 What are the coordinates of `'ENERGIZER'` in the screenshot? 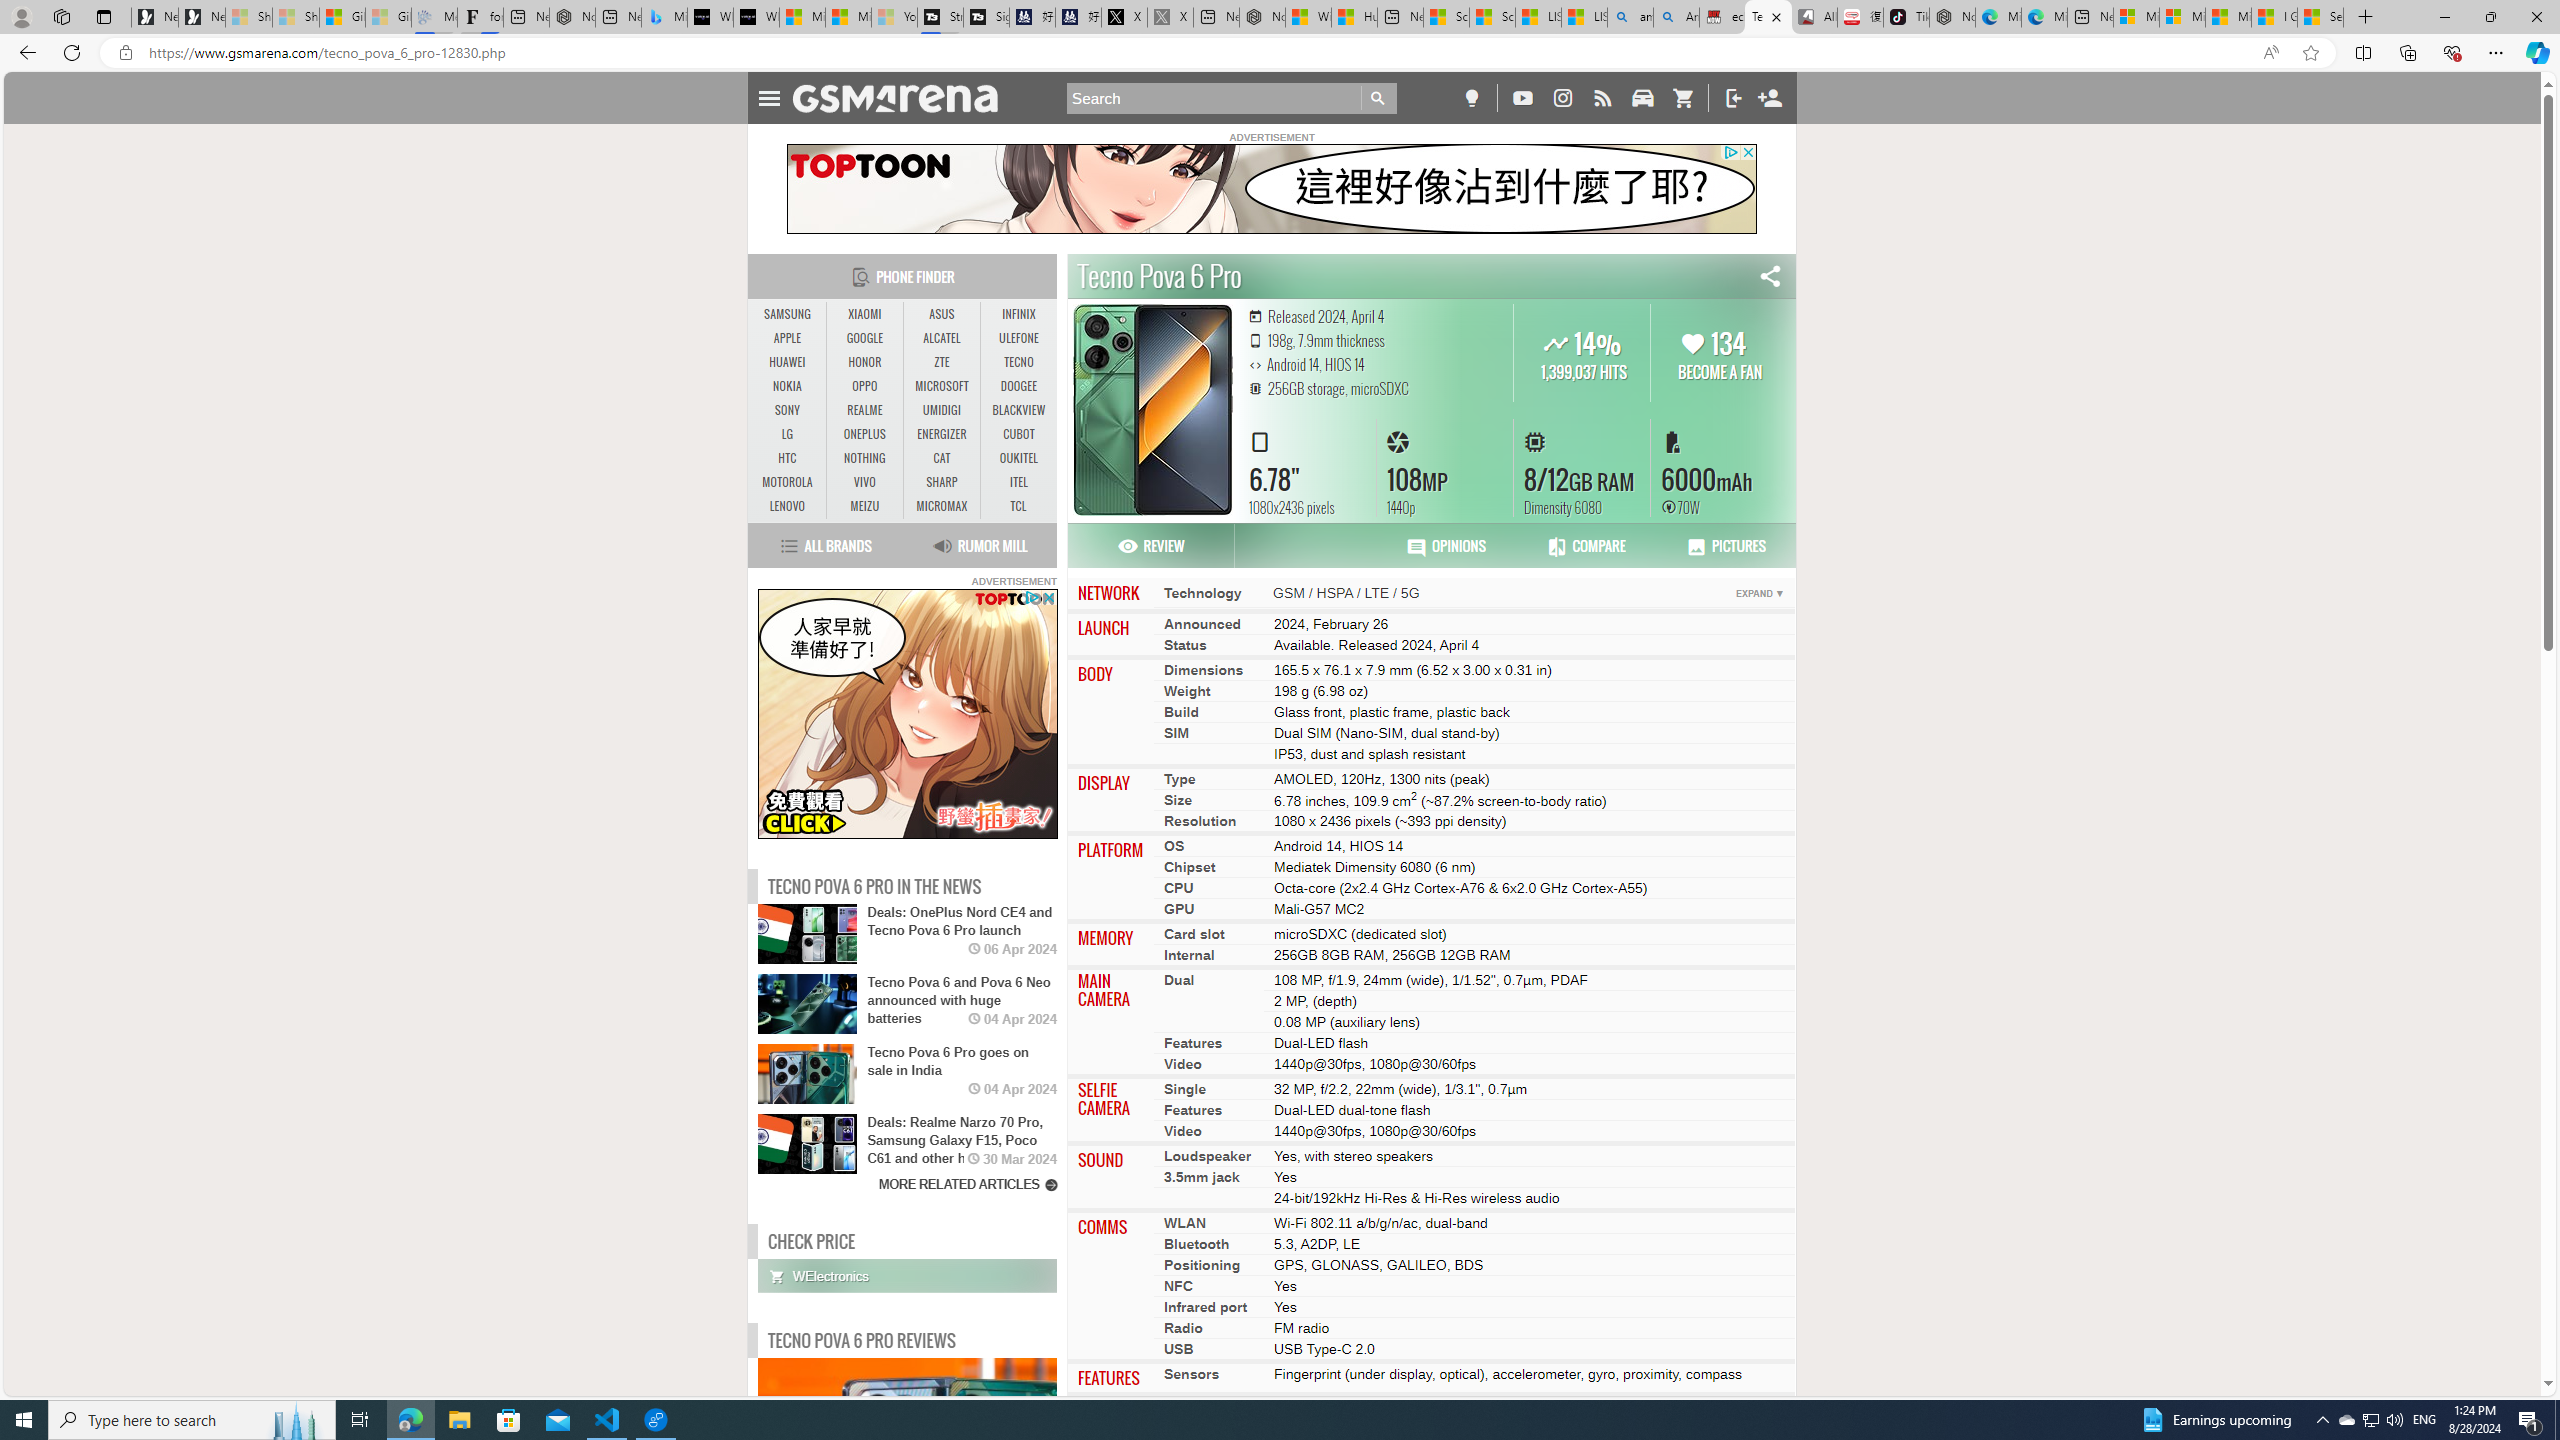 It's located at (941, 433).